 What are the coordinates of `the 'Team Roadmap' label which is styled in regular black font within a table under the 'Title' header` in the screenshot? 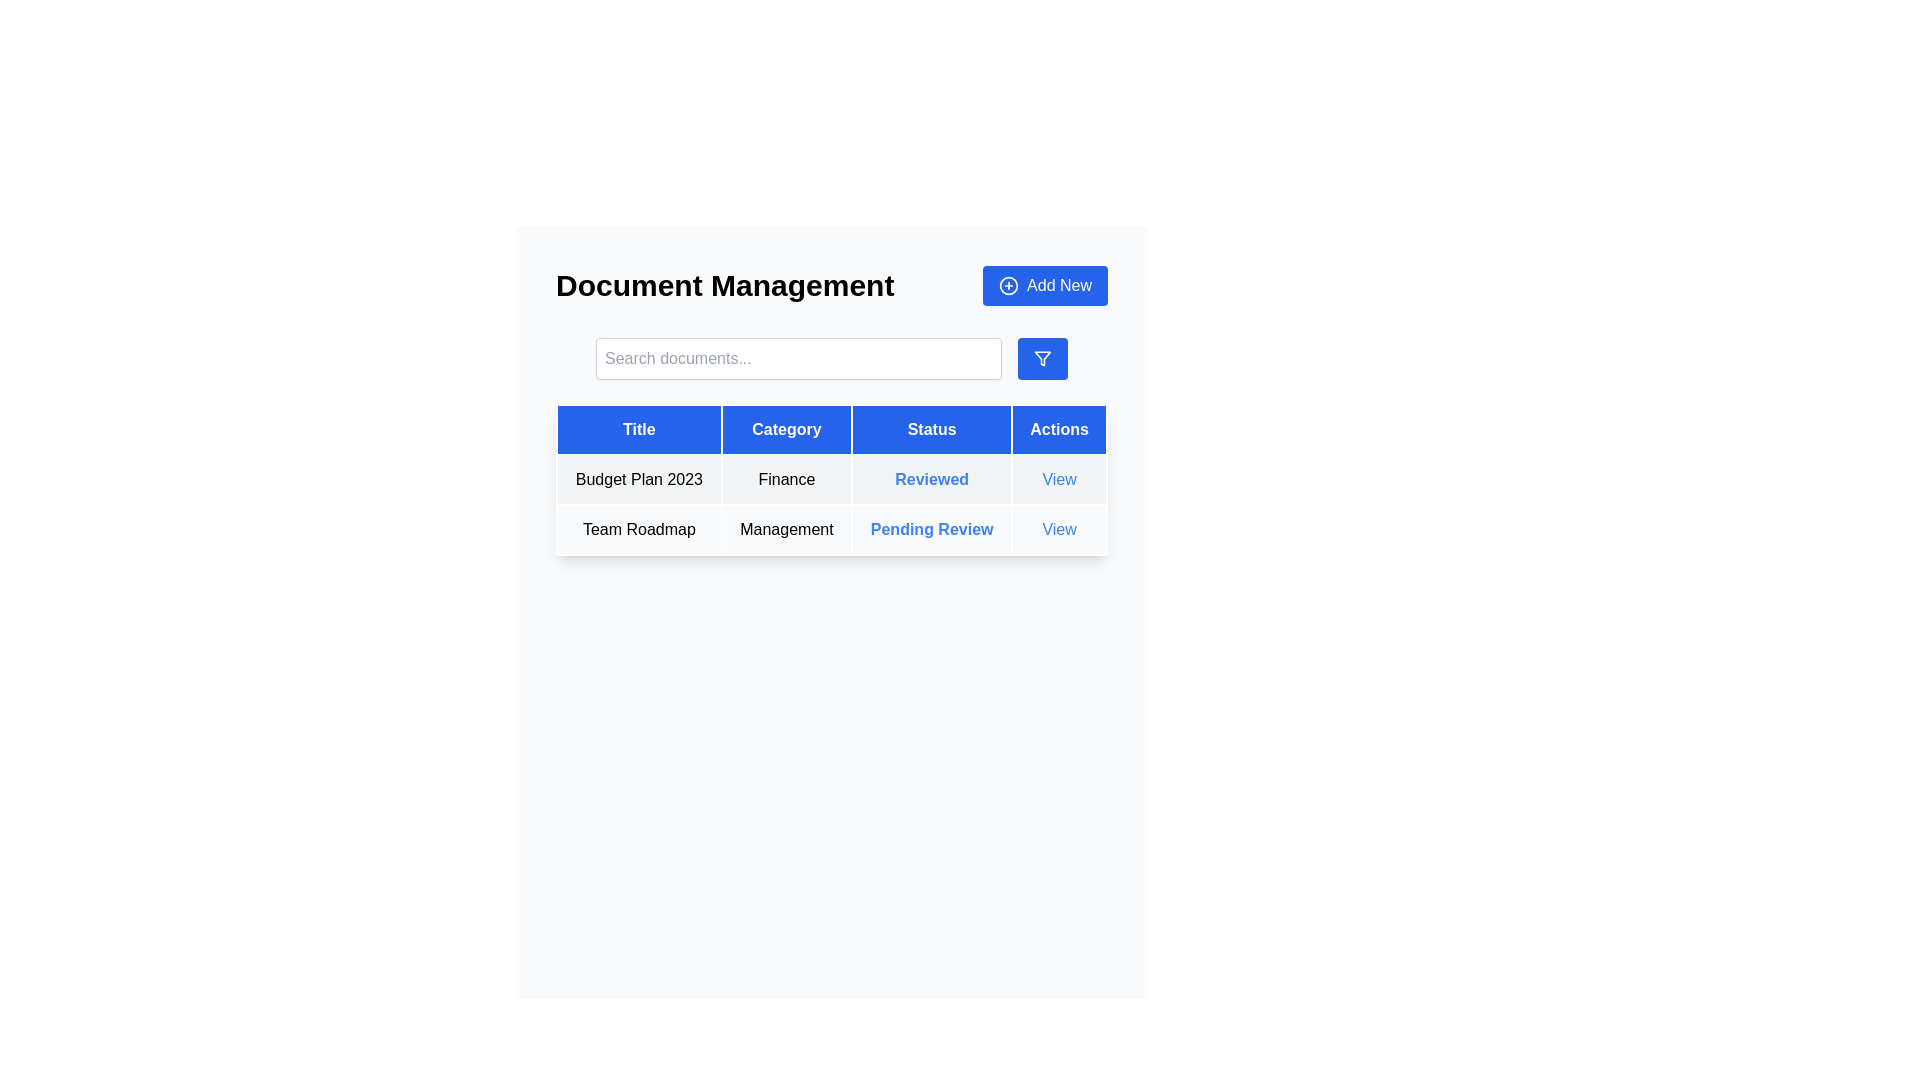 It's located at (638, 528).